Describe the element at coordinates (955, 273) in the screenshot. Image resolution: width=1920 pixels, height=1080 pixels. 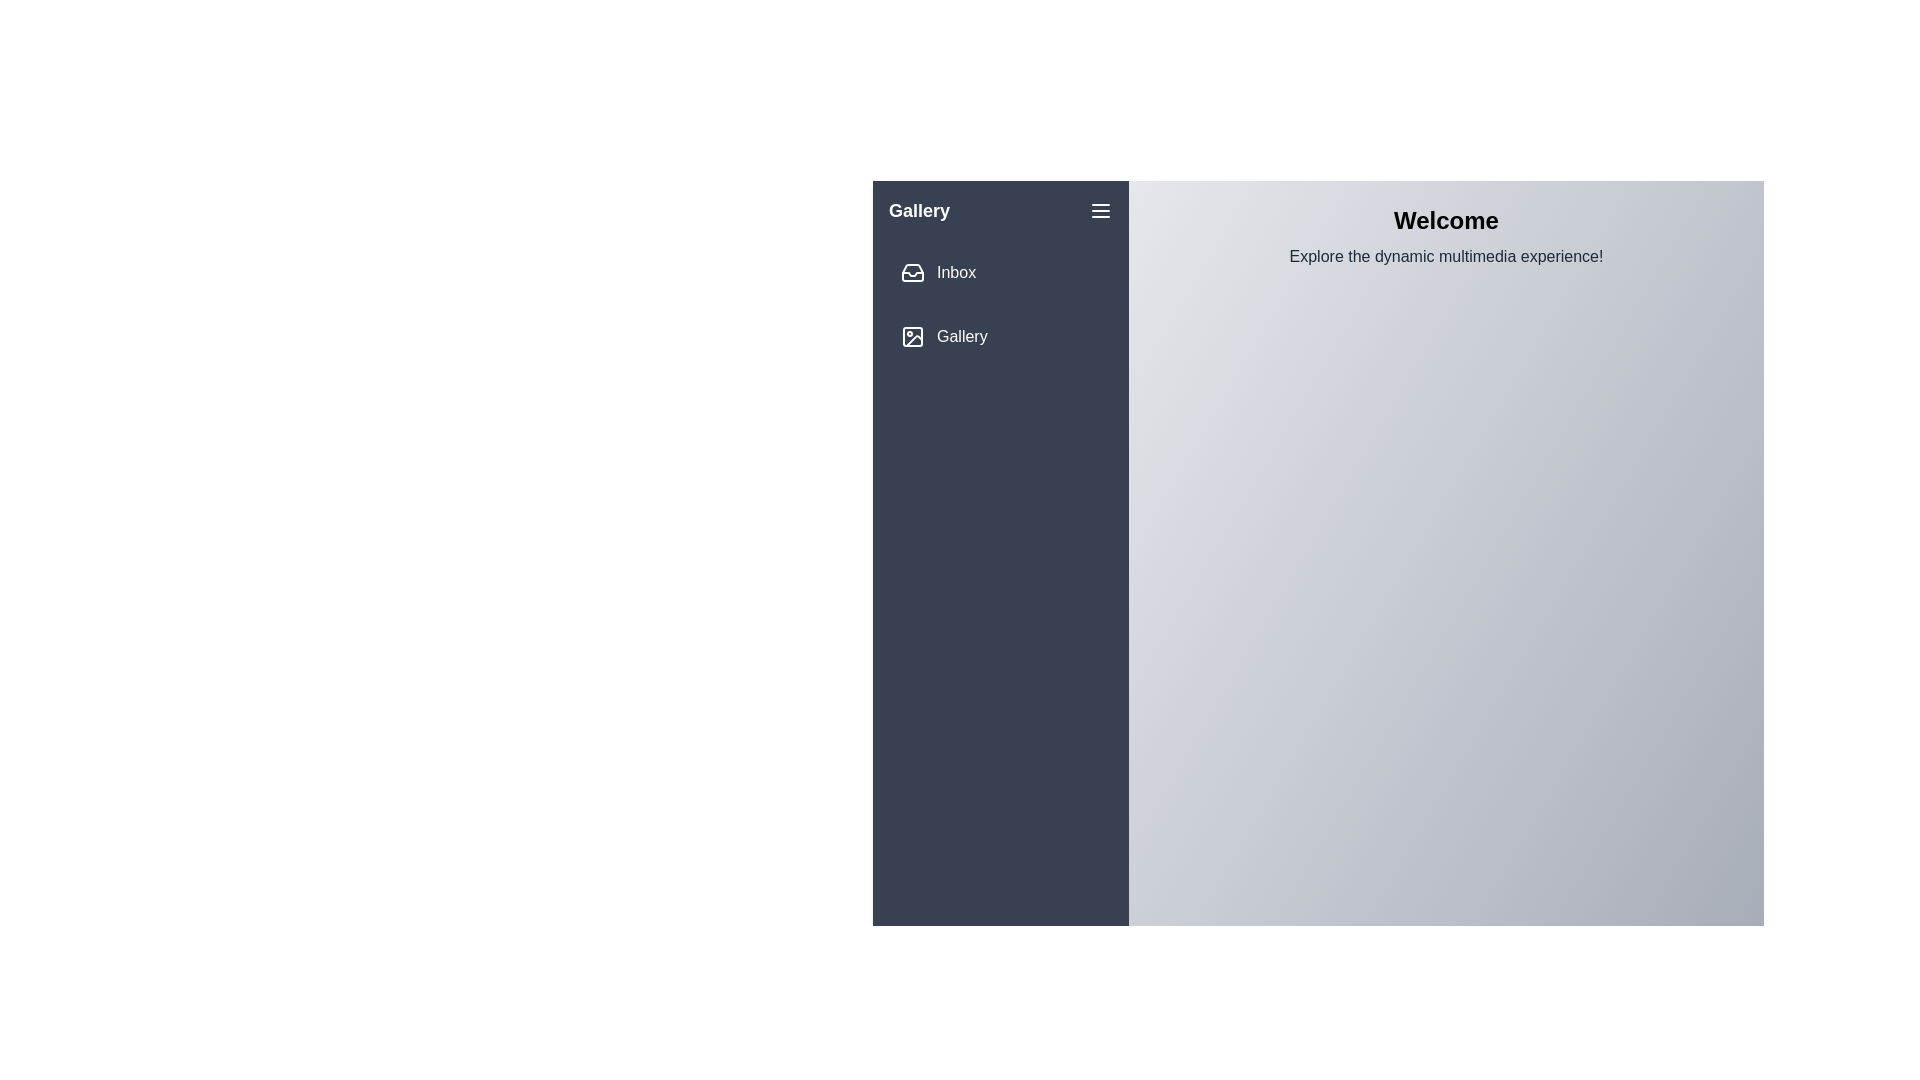
I see `label indicating the 'Inbox' navigation link located in the sidebar navigation menu, positioned to the right of a mail icon` at that location.